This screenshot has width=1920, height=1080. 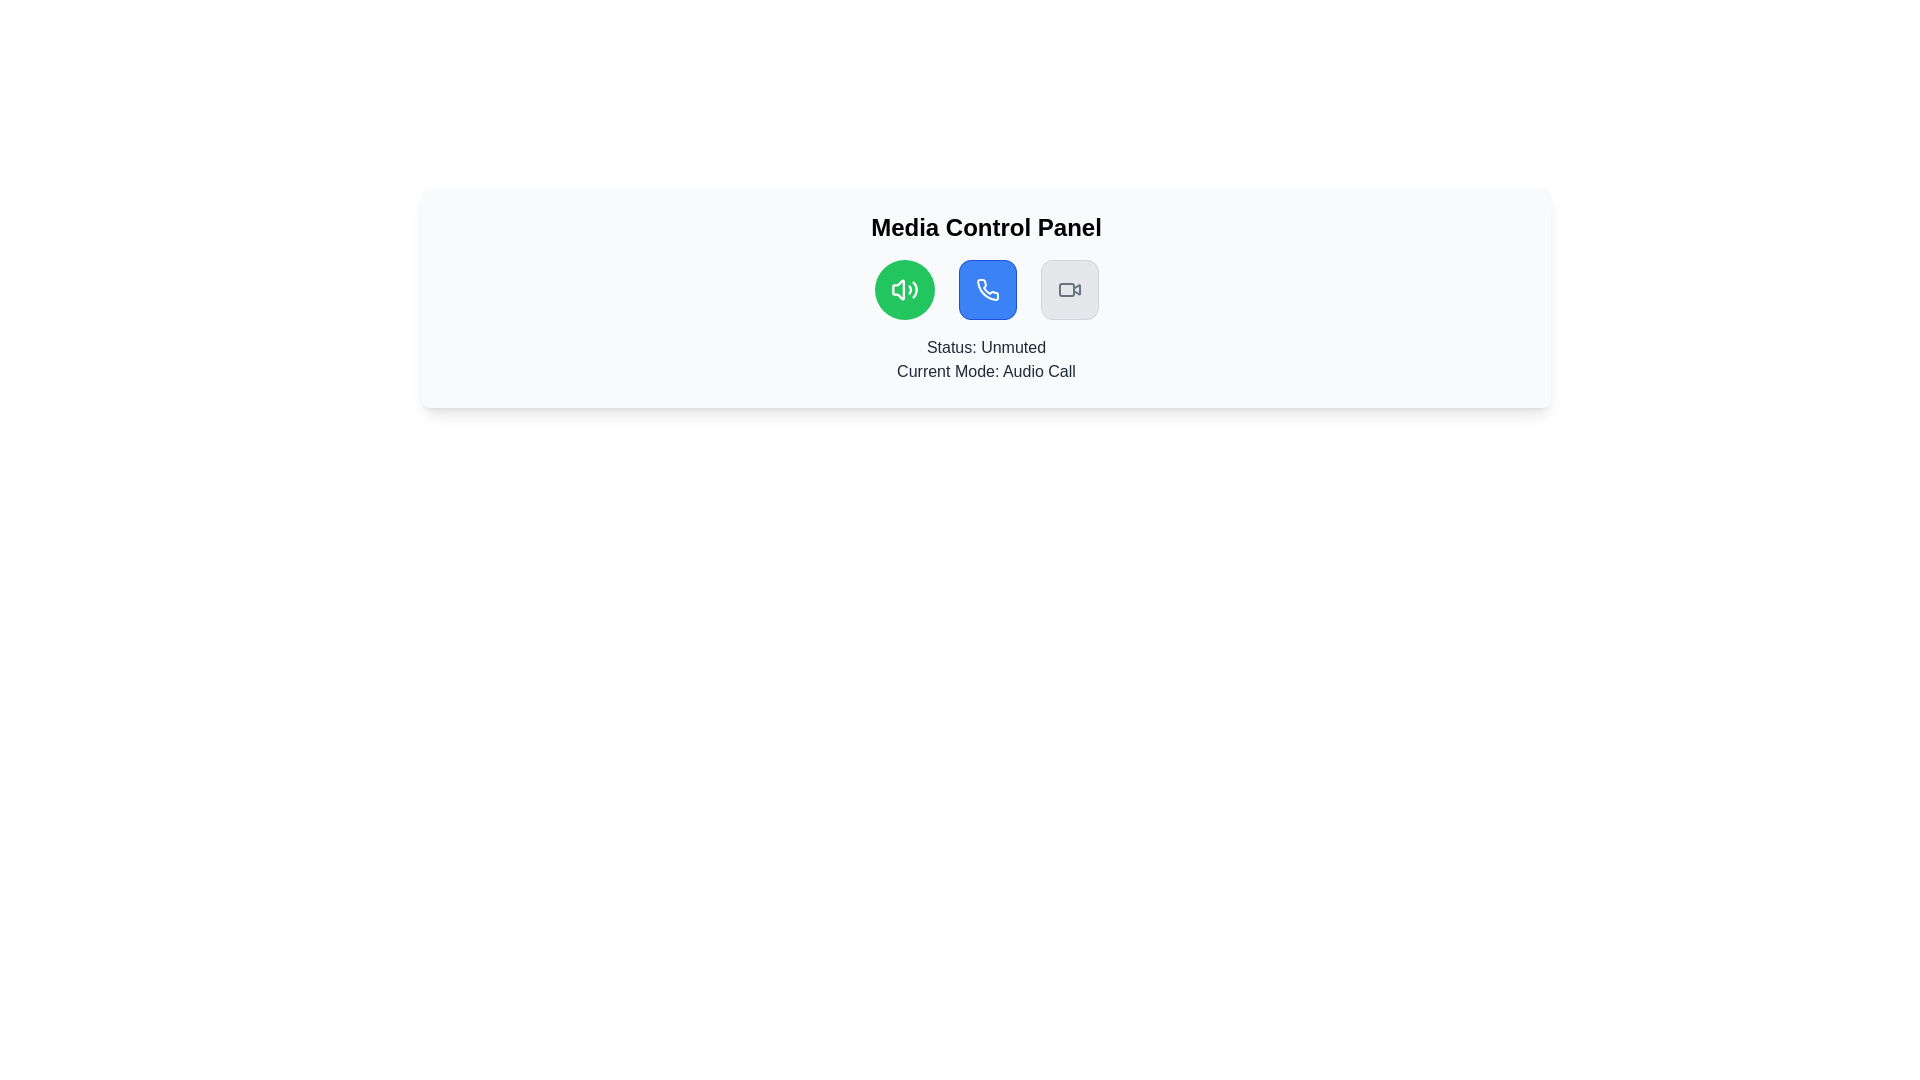 I want to click on the Informational Text Label that indicates 'Audio Call', which is located below the 'Status: Unmuted' text in the Media Control Panel, so click(x=986, y=371).